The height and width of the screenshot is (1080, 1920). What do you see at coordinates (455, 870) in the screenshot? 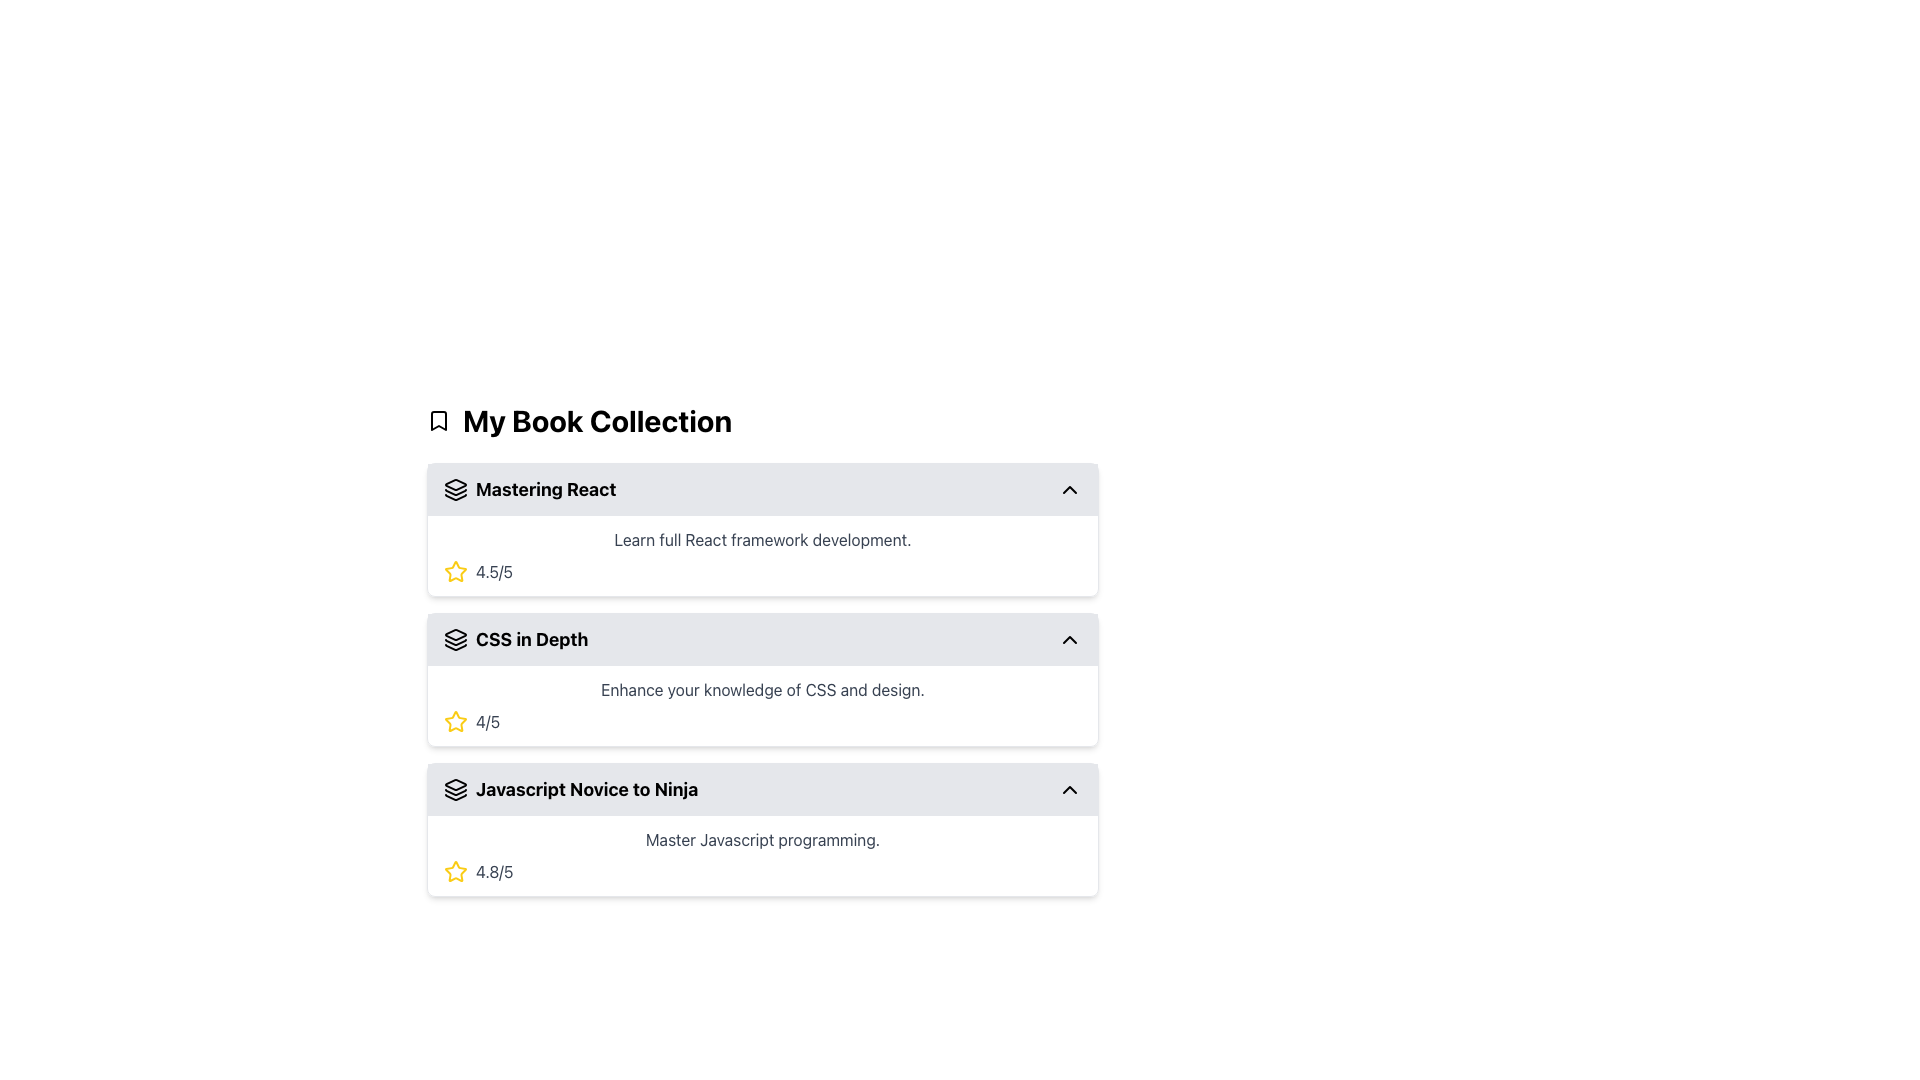
I see `the rating representation icon located in the third section labeled 'Javascript Novice to Ninja', positioned to the left of the '4.8/5' text` at bounding box center [455, 870].